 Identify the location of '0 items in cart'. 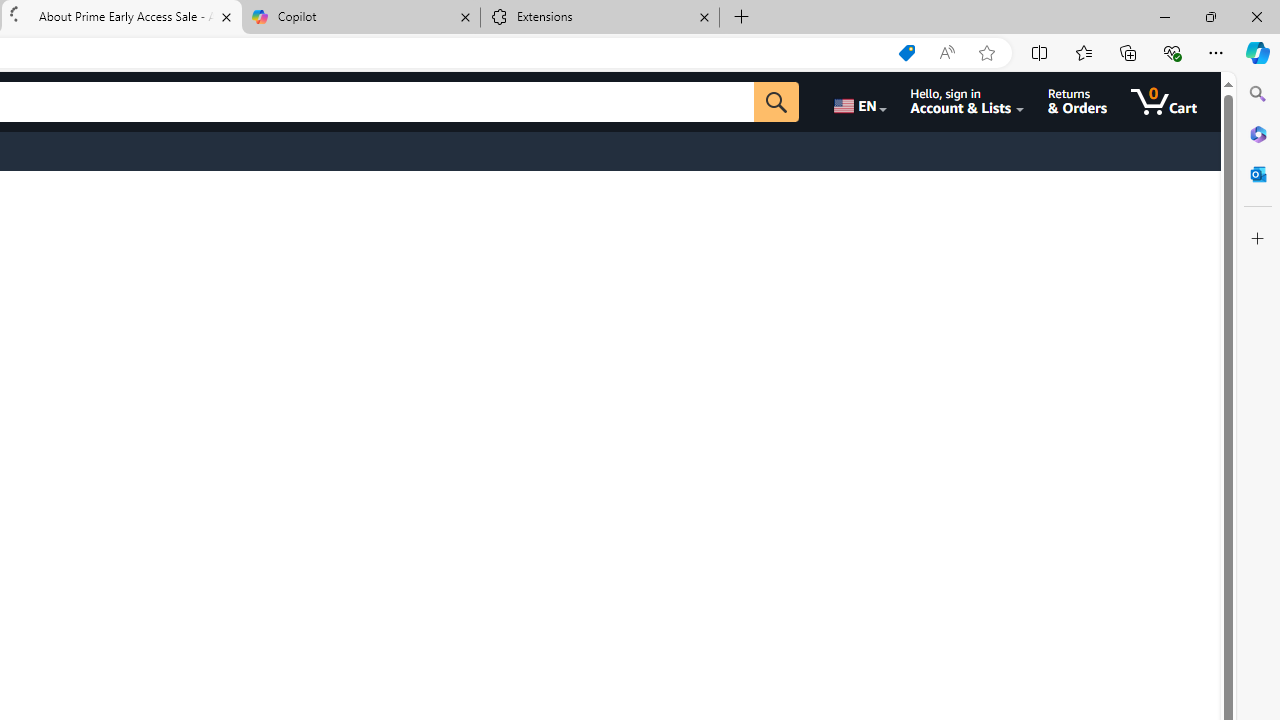
(1178, 101).